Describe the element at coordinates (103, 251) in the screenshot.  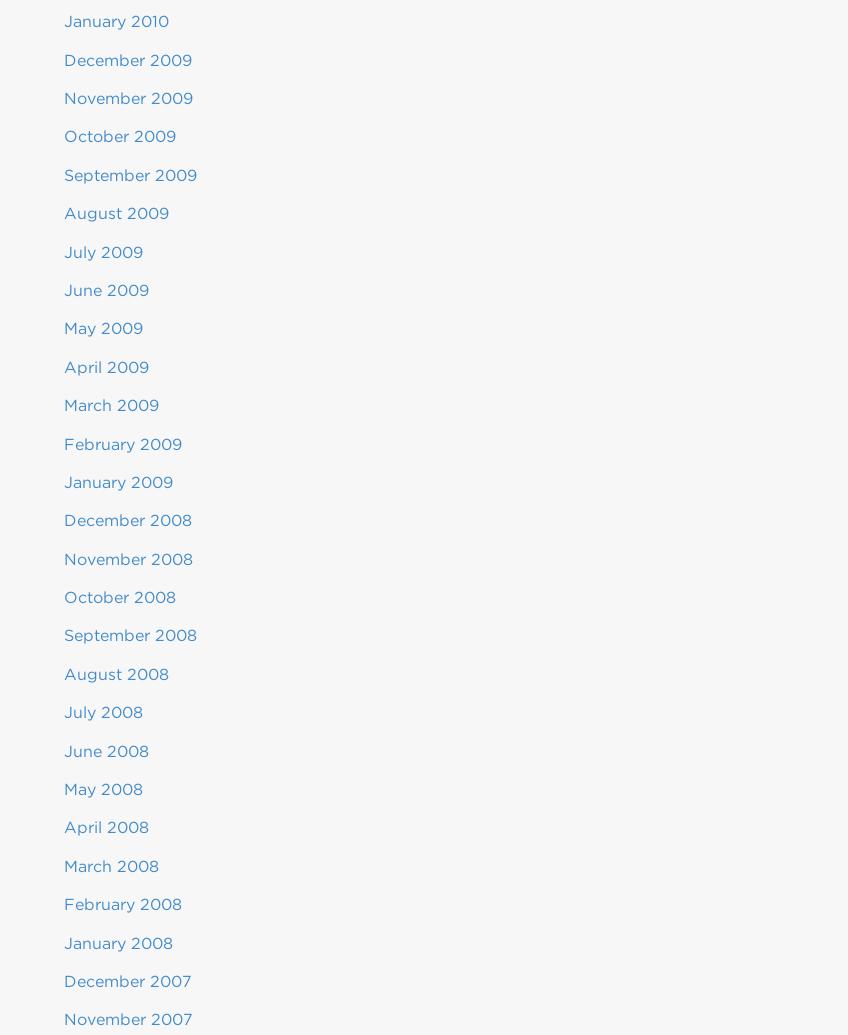
I see `'July 2009'` at that location.